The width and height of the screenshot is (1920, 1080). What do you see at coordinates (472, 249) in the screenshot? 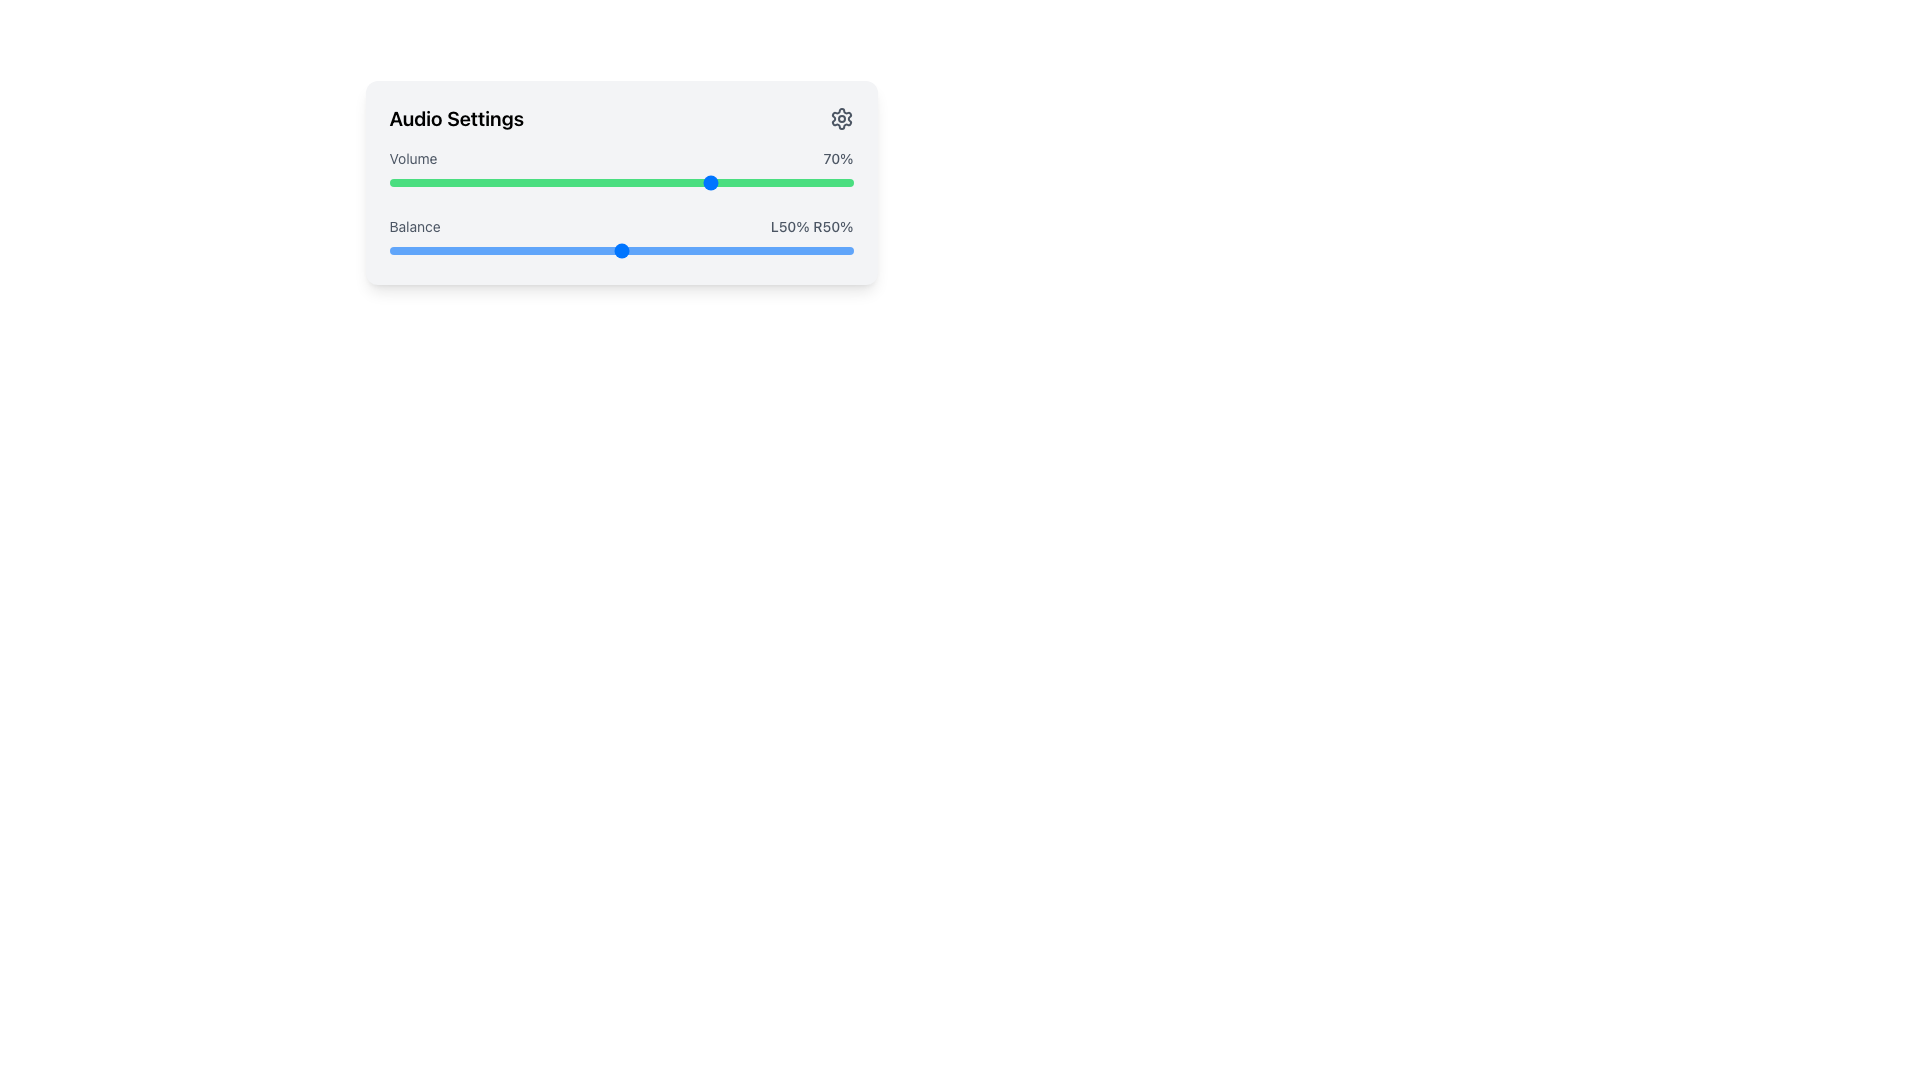
I see `the balance` at bounding box center [472, 249].